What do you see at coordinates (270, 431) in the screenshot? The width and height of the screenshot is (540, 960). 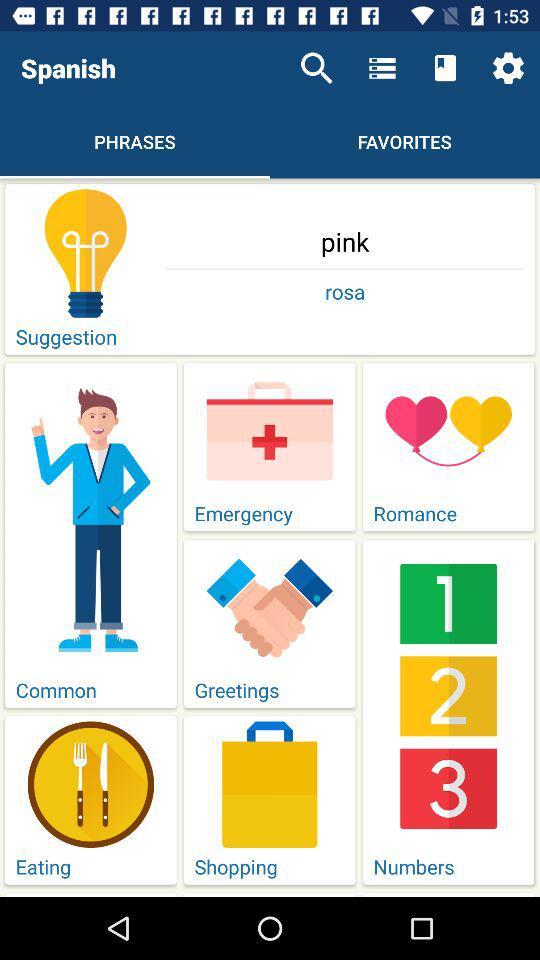 I see `the image above emergency` at bounding box center [270, 431].